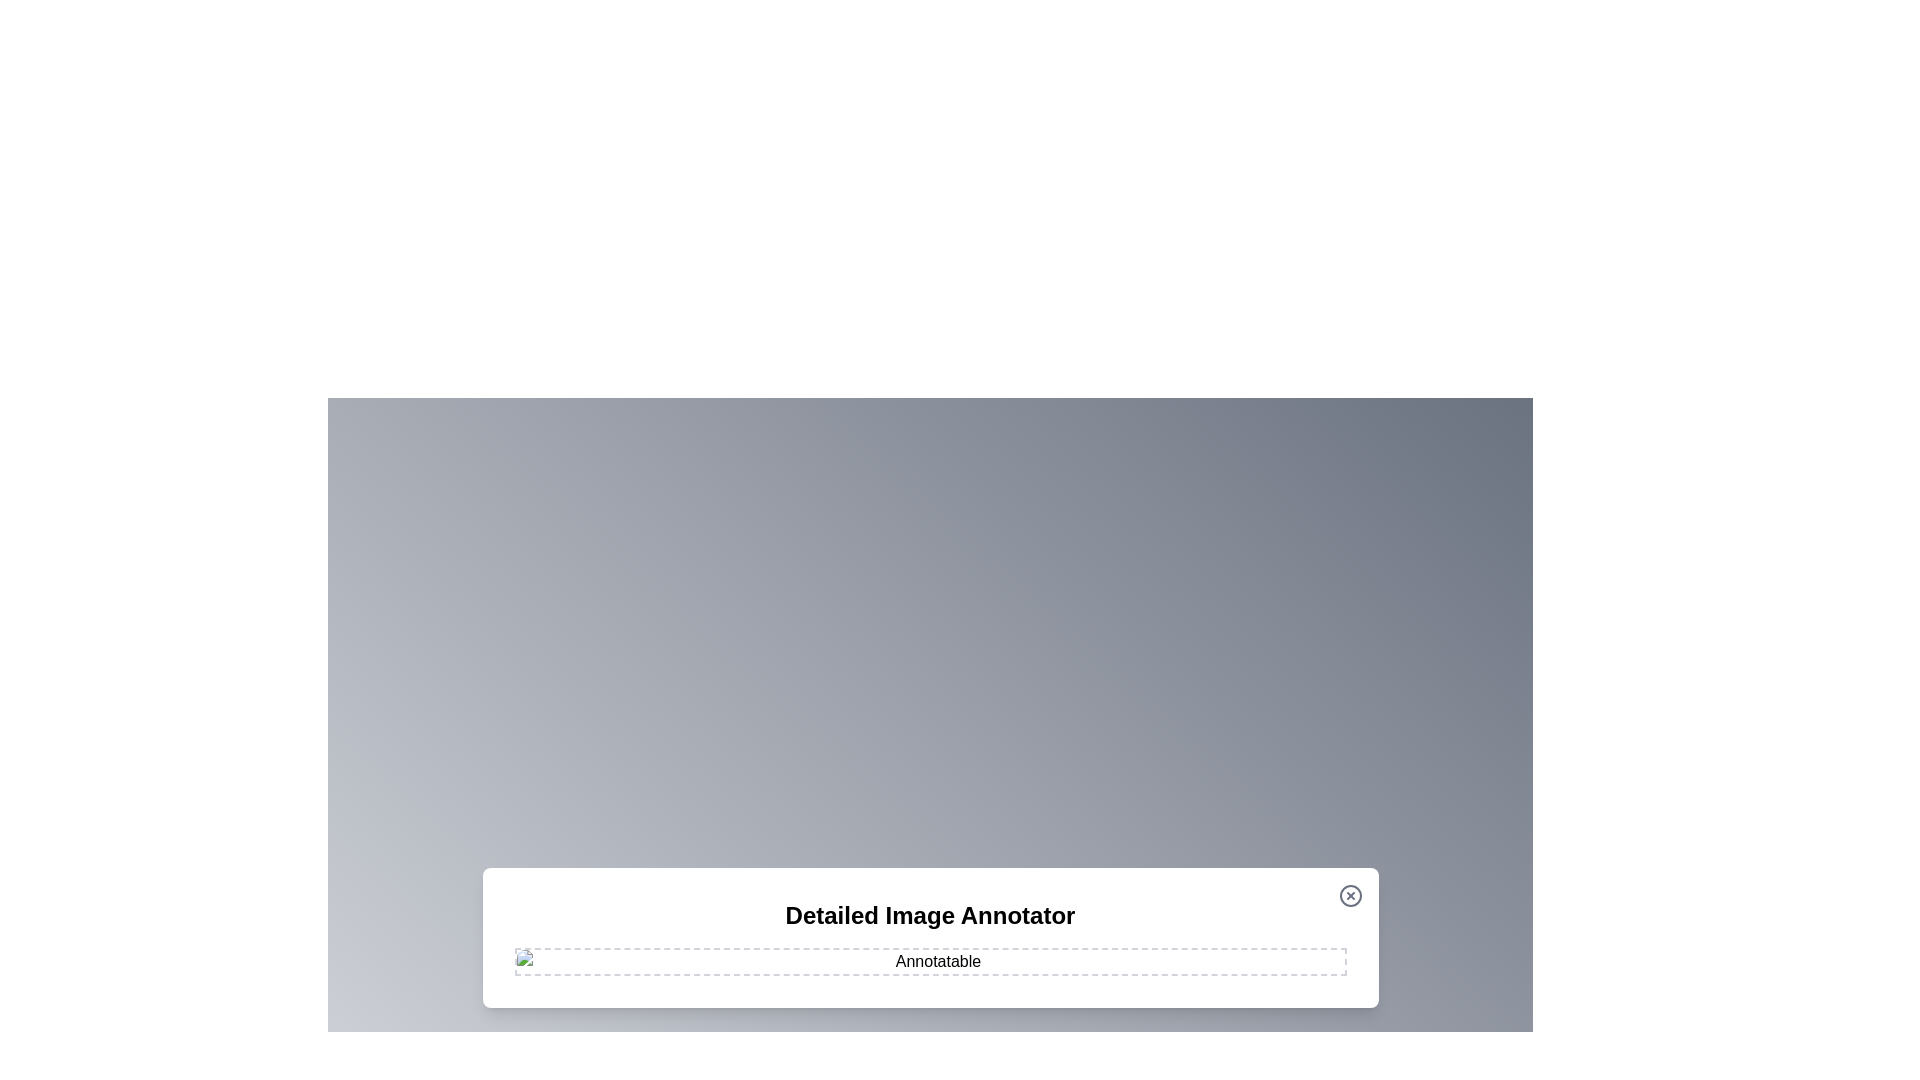  Describe the element at coordinates (1247, 948) in the screenshot. I see `the image at coordinates (1249, 950) to add an annotation` at that location.